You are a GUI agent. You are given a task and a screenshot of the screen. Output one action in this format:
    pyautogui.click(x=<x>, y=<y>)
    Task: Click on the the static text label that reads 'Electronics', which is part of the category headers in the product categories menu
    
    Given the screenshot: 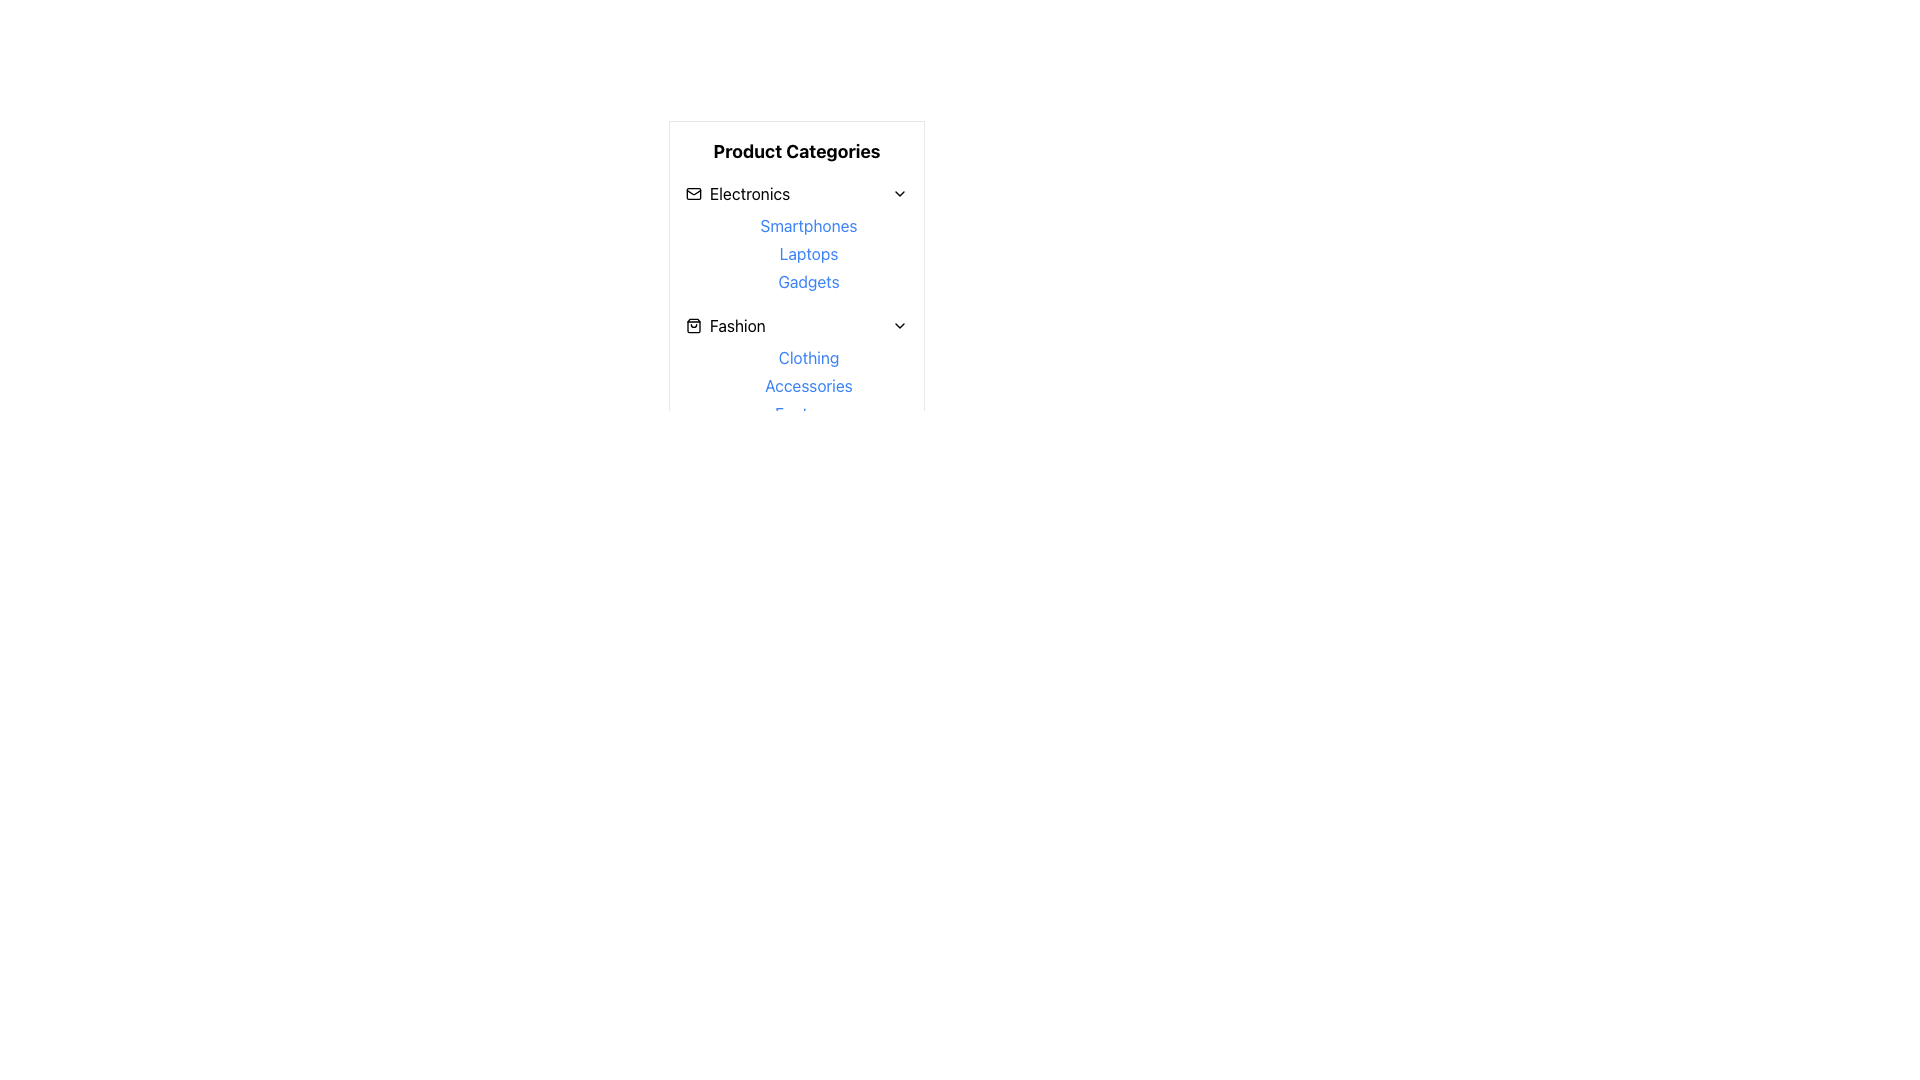 What is the action you would take?
    pyautogui.click(x=749, y=193)
    